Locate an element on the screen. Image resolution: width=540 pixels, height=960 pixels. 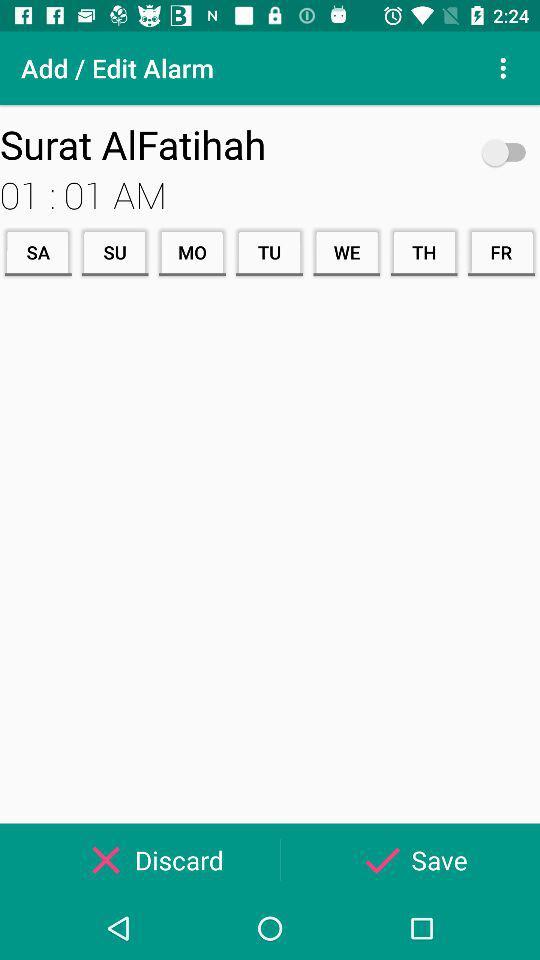
icon above the sa item is located at coordinates (244, 194).